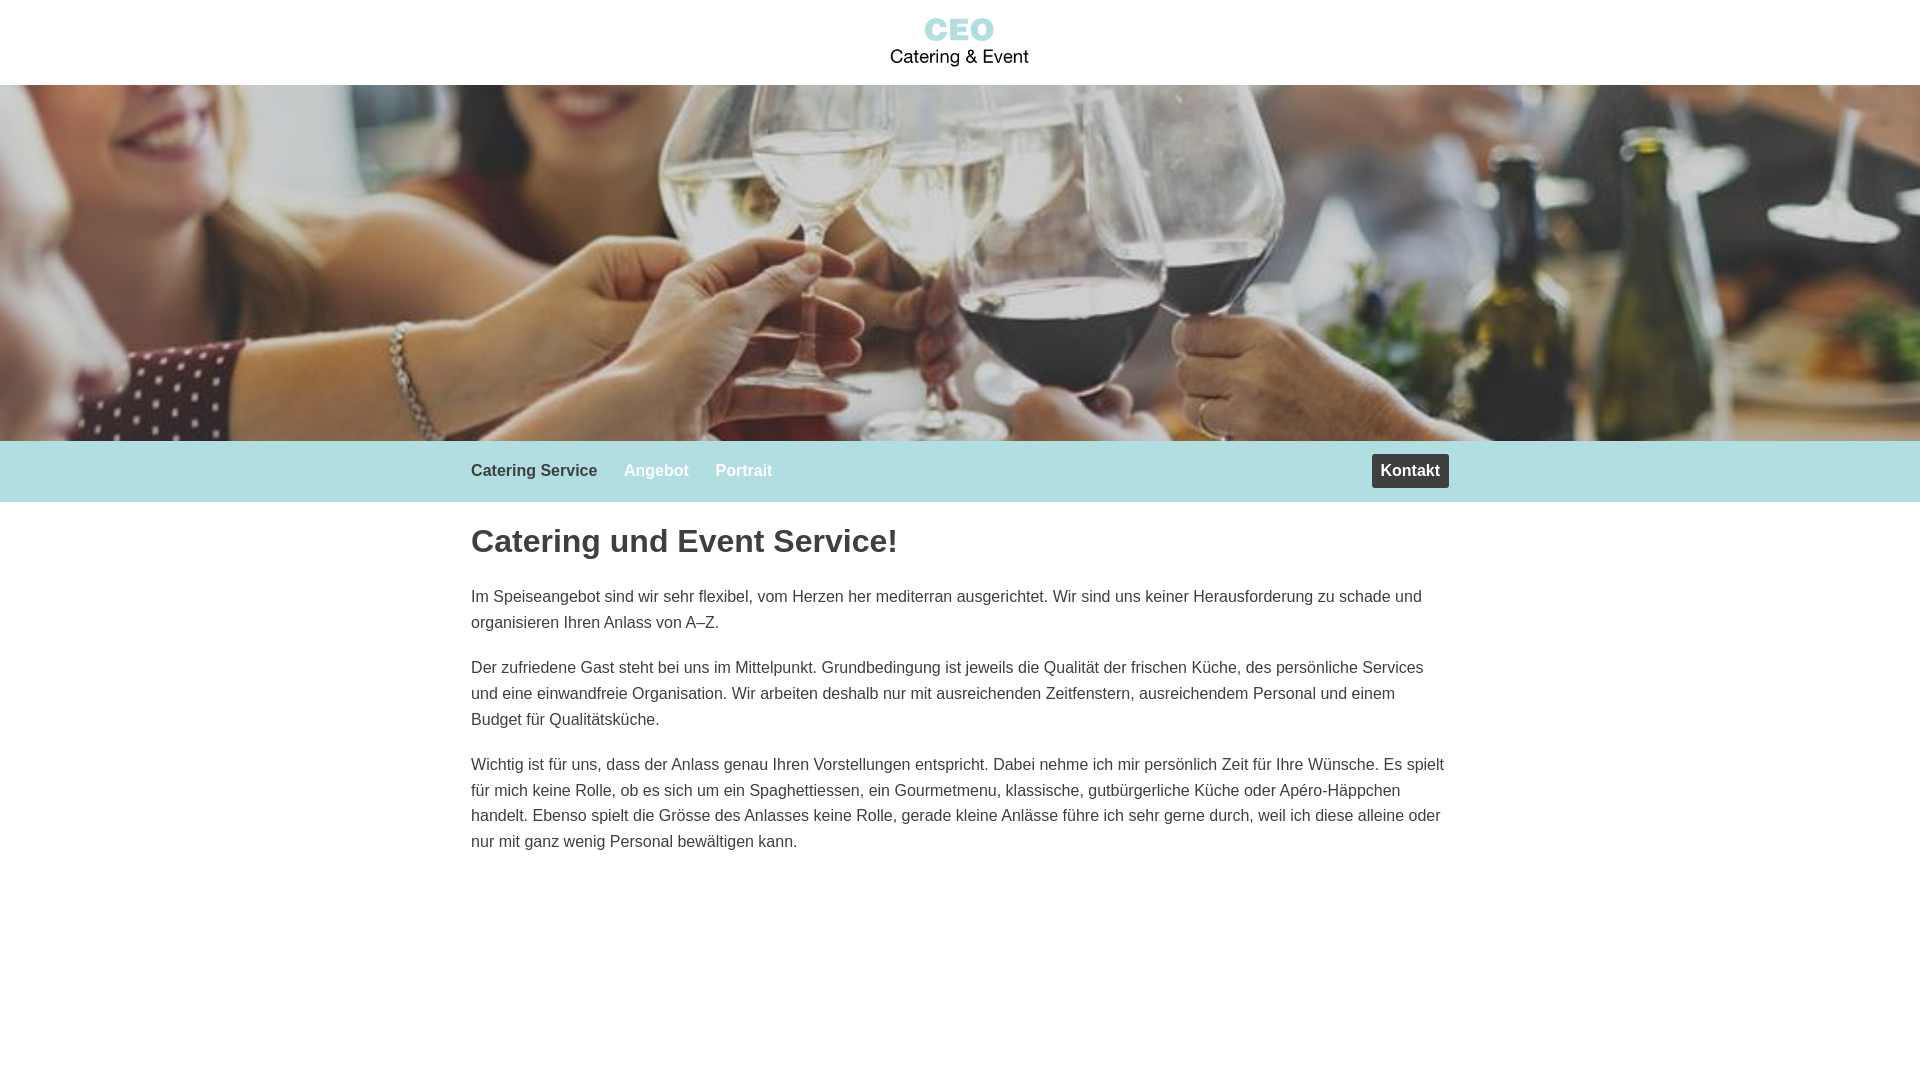 The width and height of the screenshot is (1920, 1080). I want to click on 'Startseite', so click(960, 42).